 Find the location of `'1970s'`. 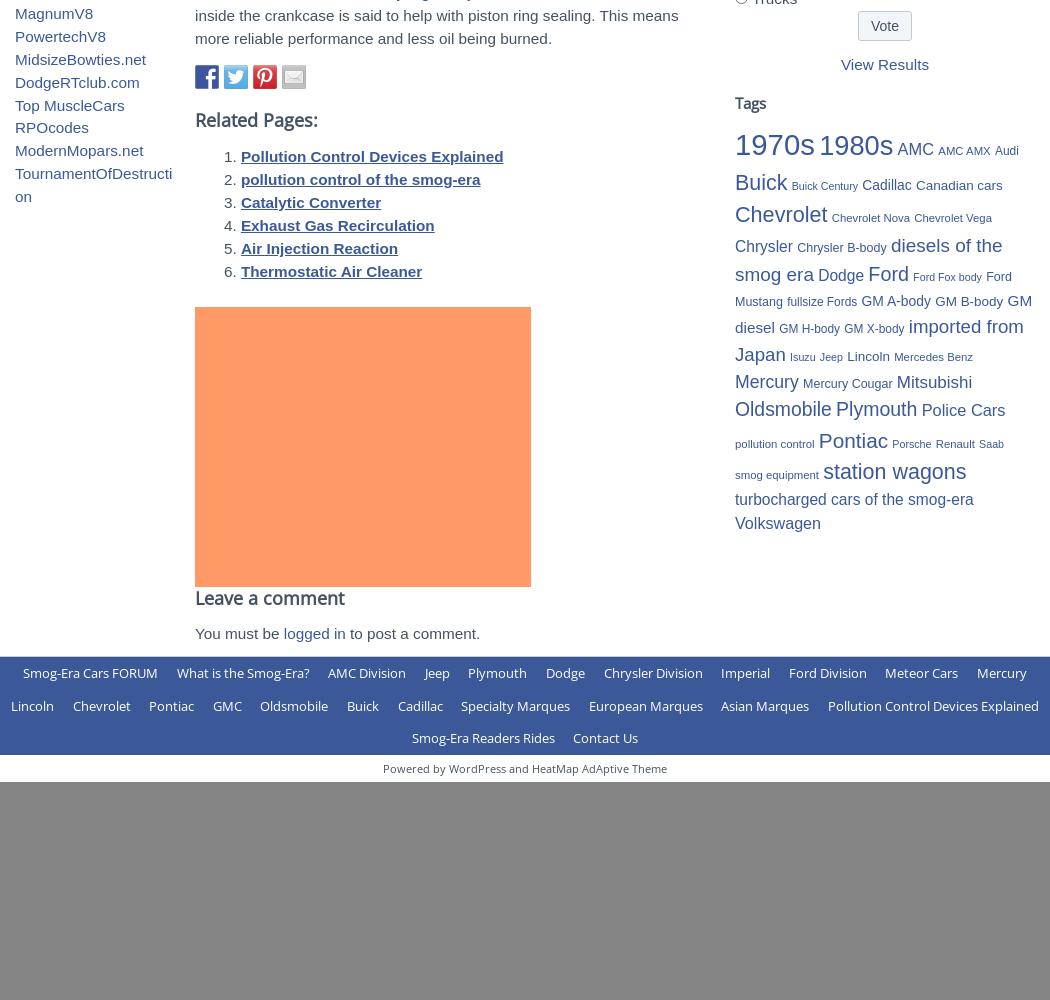

'1970s' is located at coordinates (734, 144).